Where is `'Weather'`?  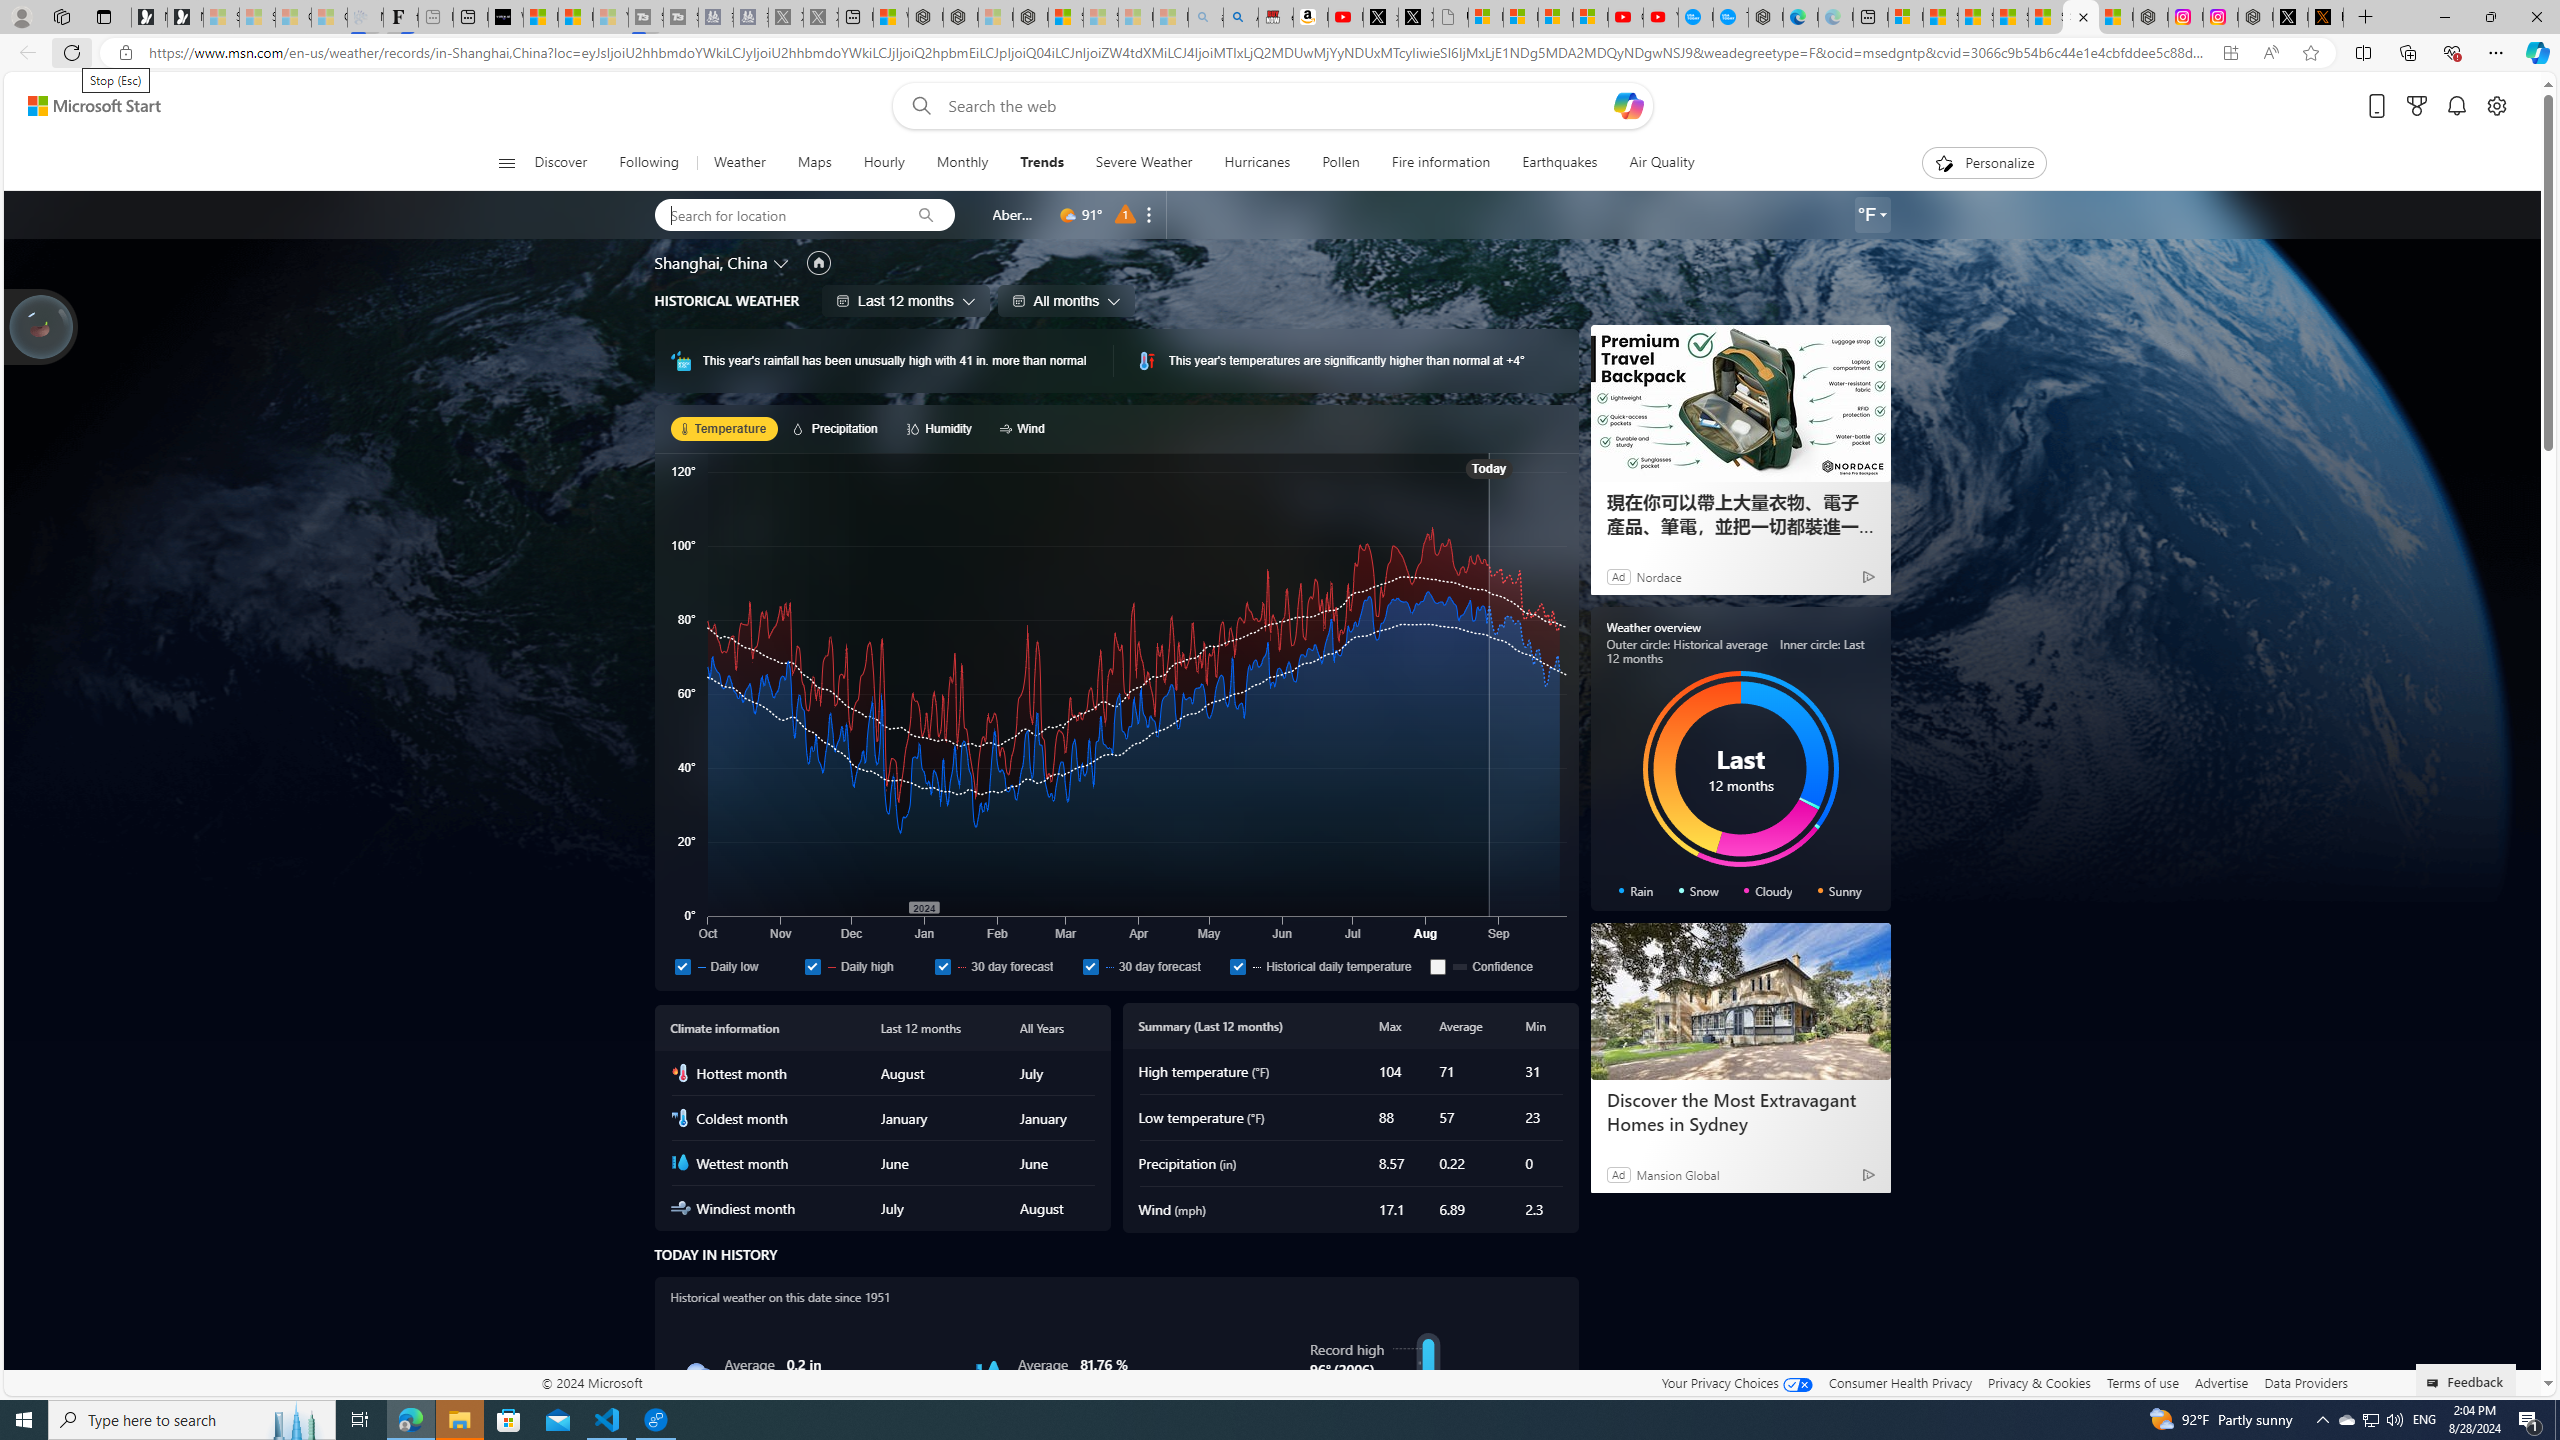
'Weather' is located at coordinates (737, 162).